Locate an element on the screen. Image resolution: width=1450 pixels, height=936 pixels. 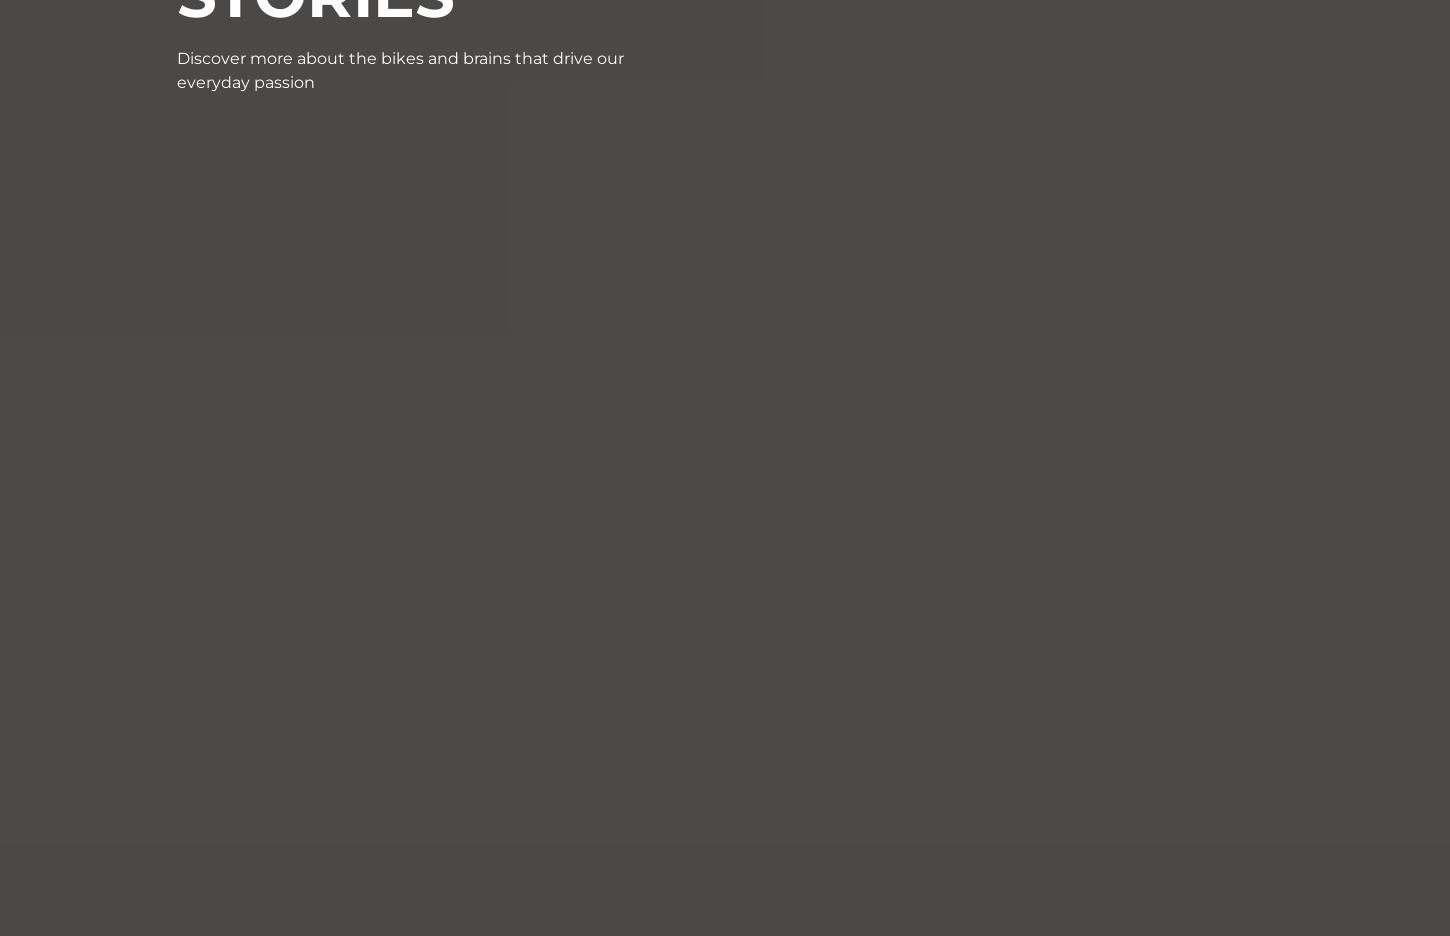
'Bike archives' is located at coordinates (1019, 563).